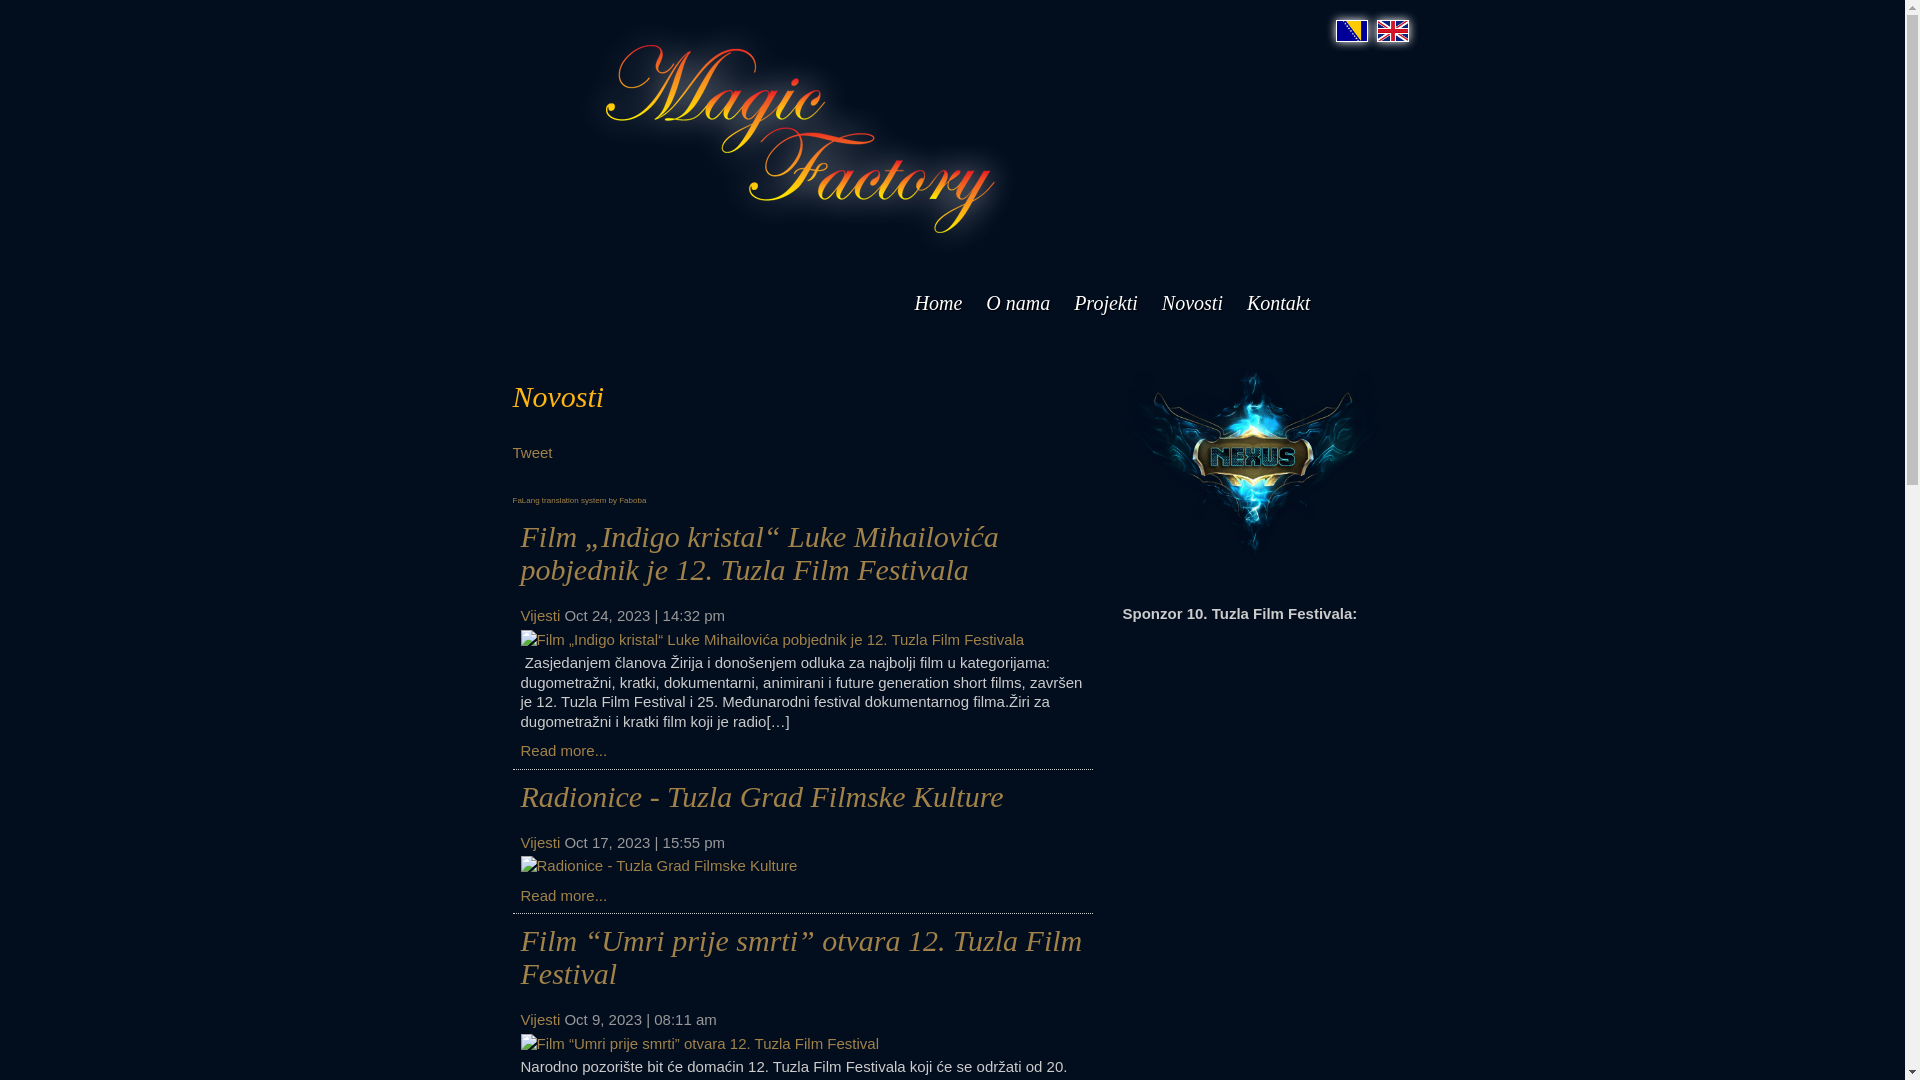 The height and width of the screenshot is (1080, 1920). What do you see at coordinates (539, 614) in the screenshot?
I see `'Vijesti'` at bounding box center [539, 614].